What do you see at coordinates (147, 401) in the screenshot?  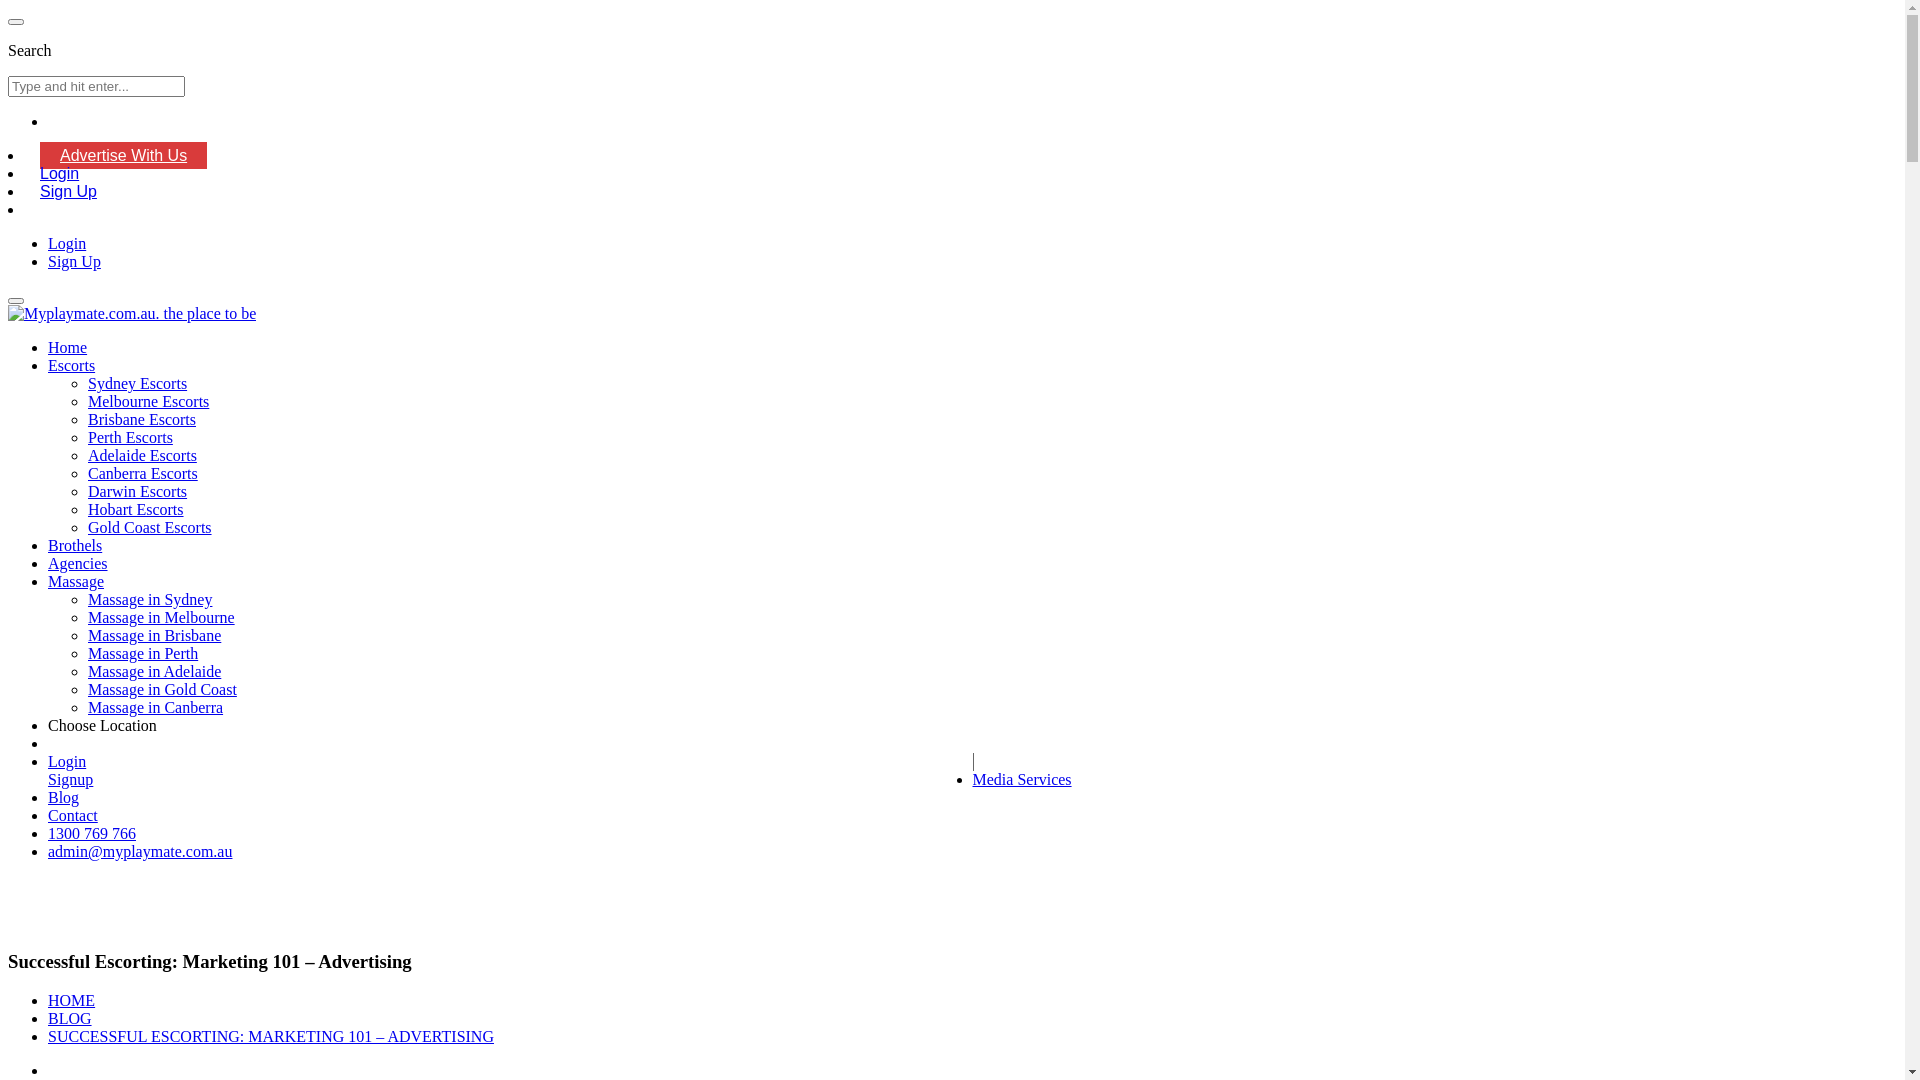 I see `'Melbourne Escorts'` at bounding box center [147, 401].